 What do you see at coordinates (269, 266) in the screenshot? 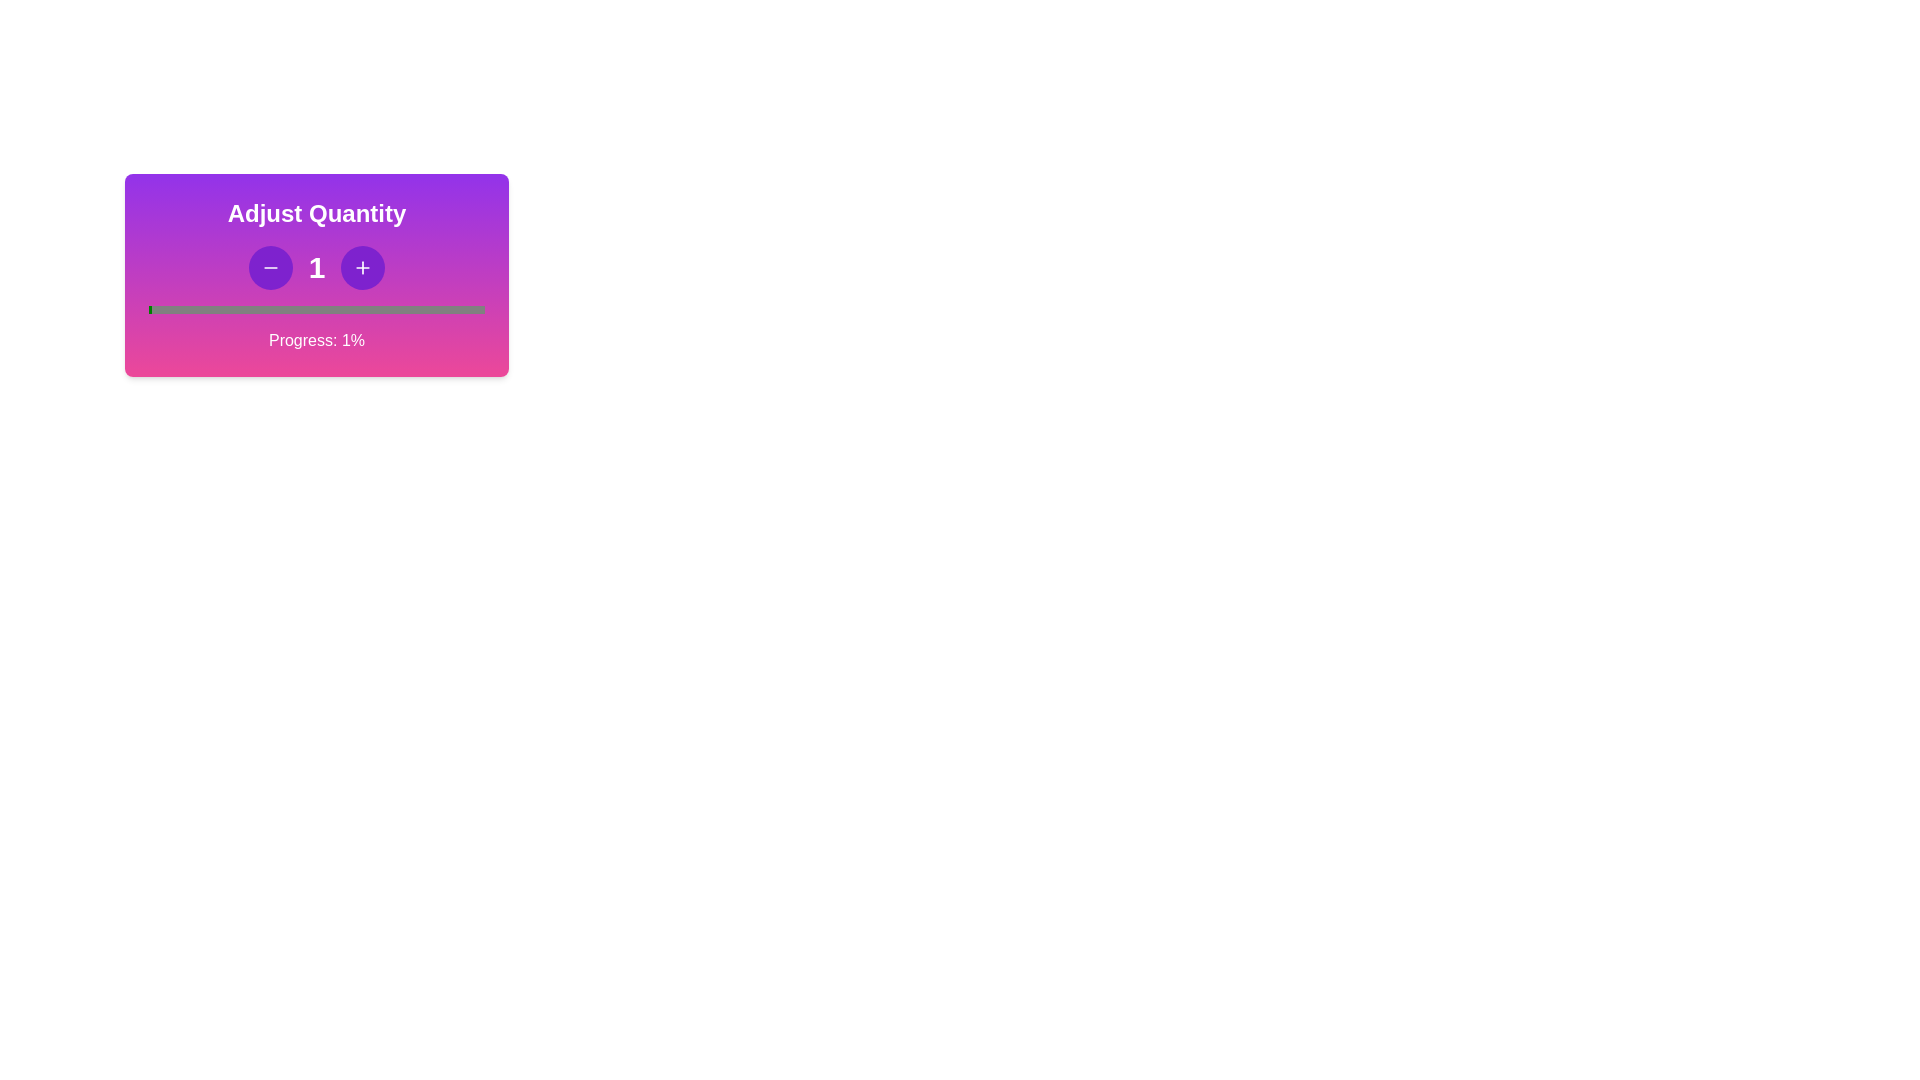
I see `the 'minus' icon inside the circular button with a purple background, located to the left of the numeric text value '1', in the 'Adjust Quantity' section` at bounding box center [269, 266].